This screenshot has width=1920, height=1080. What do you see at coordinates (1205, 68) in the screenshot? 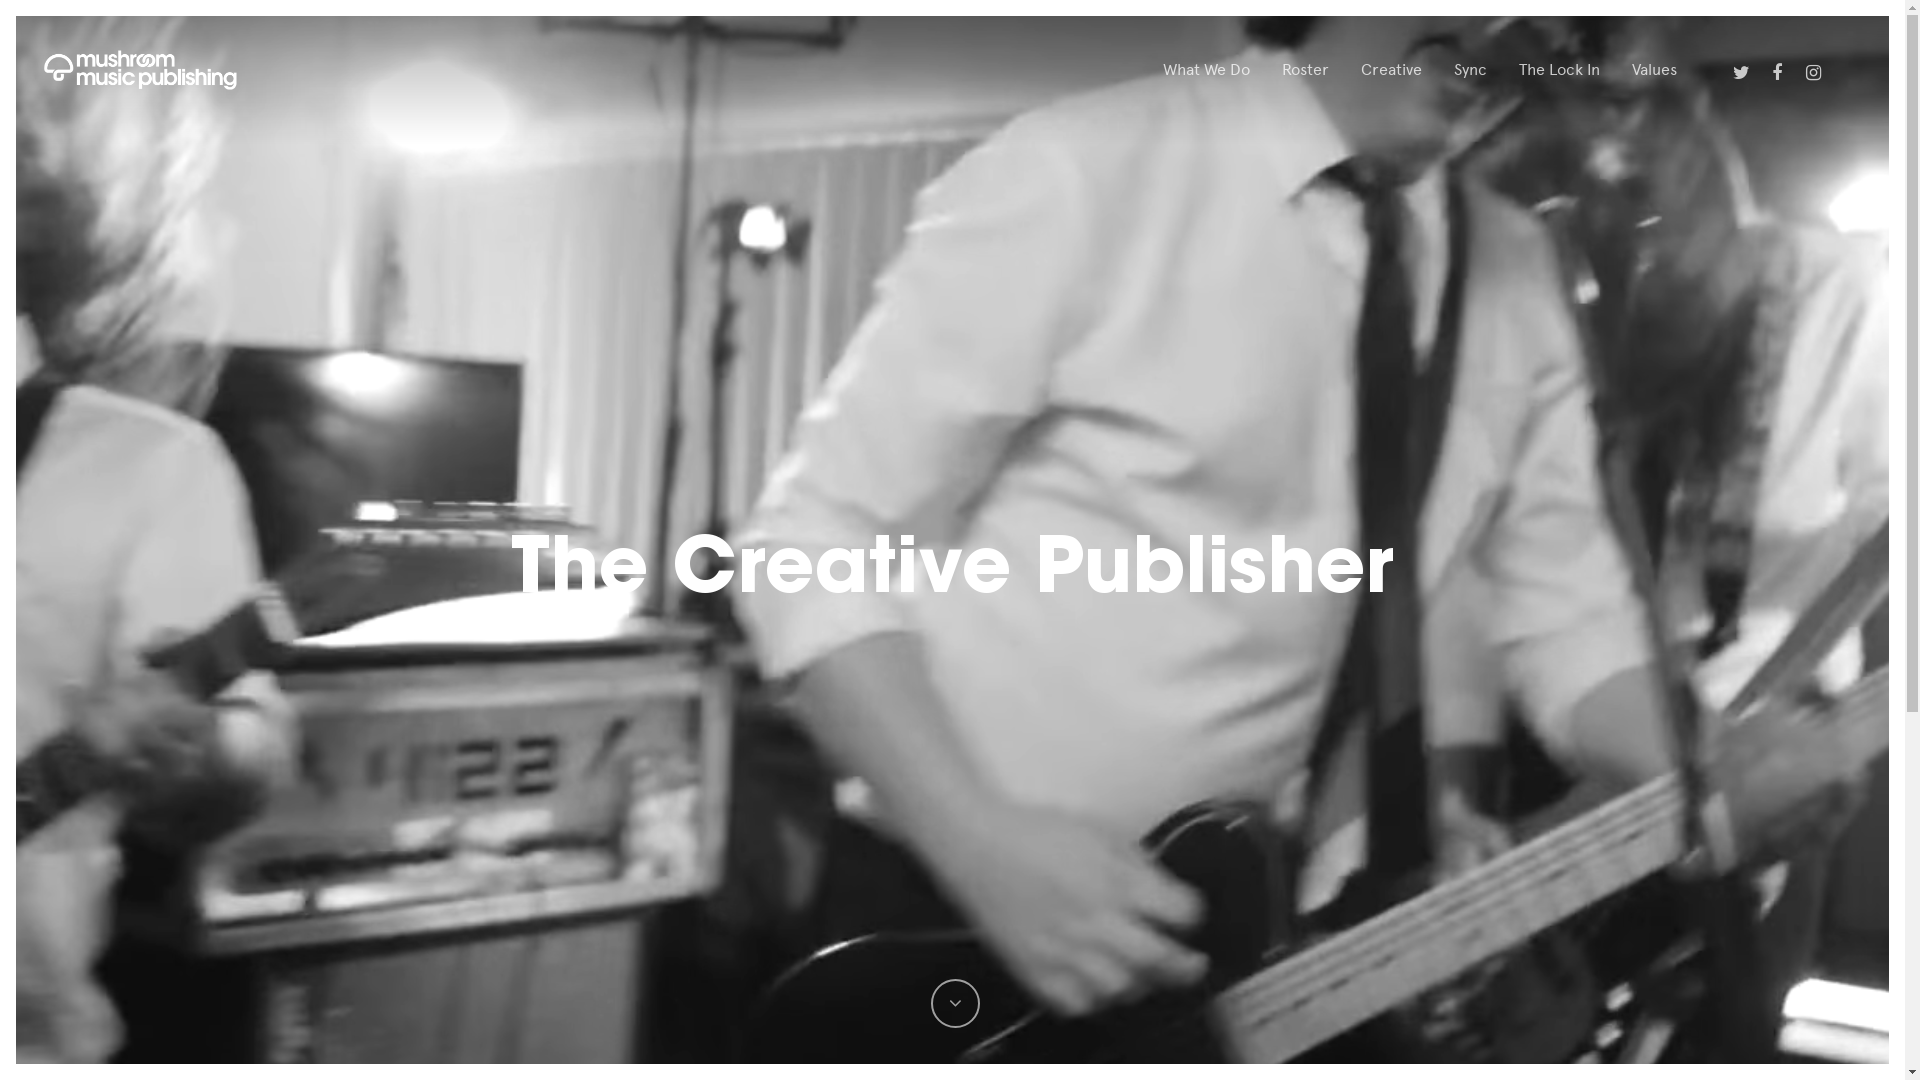
I see `'What We Do'` at bounding box center [1205, 68].